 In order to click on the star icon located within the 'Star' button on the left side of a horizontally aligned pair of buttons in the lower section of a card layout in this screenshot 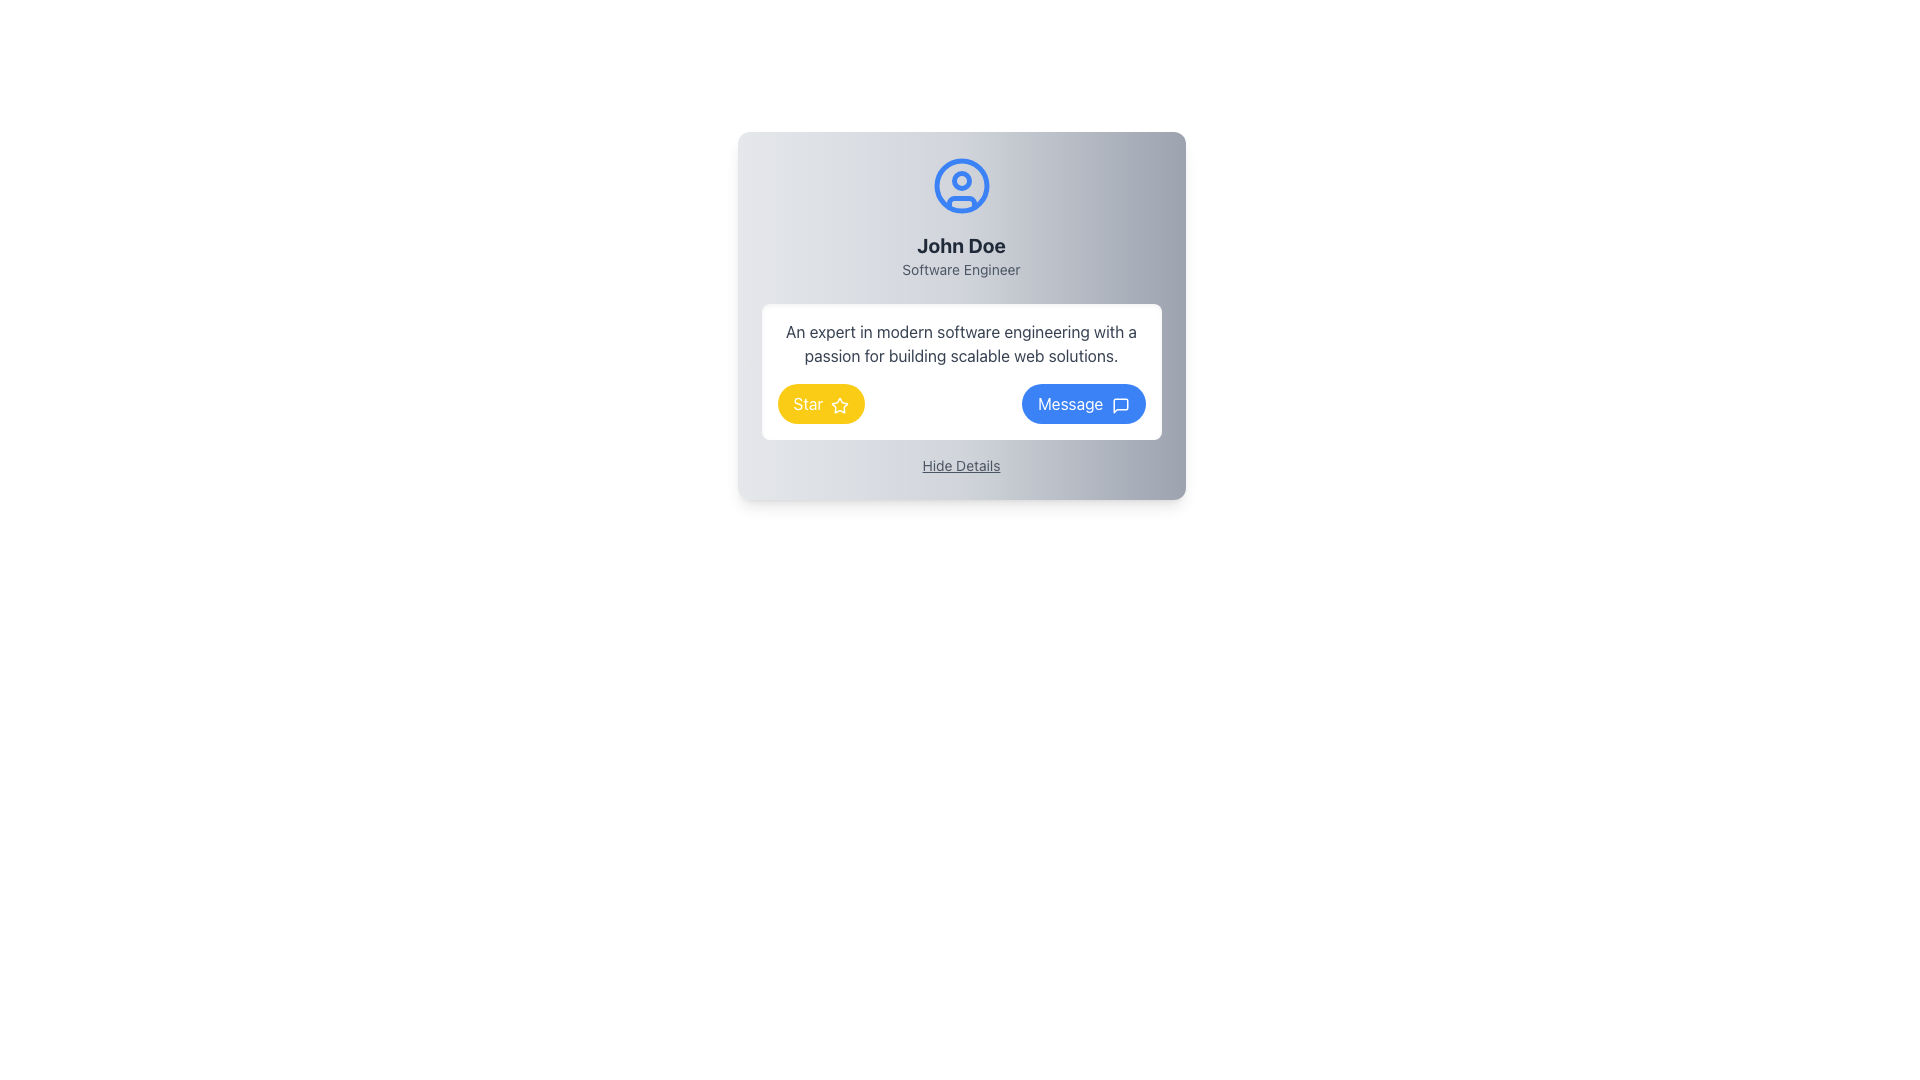, I will do `click(840, 405)`.